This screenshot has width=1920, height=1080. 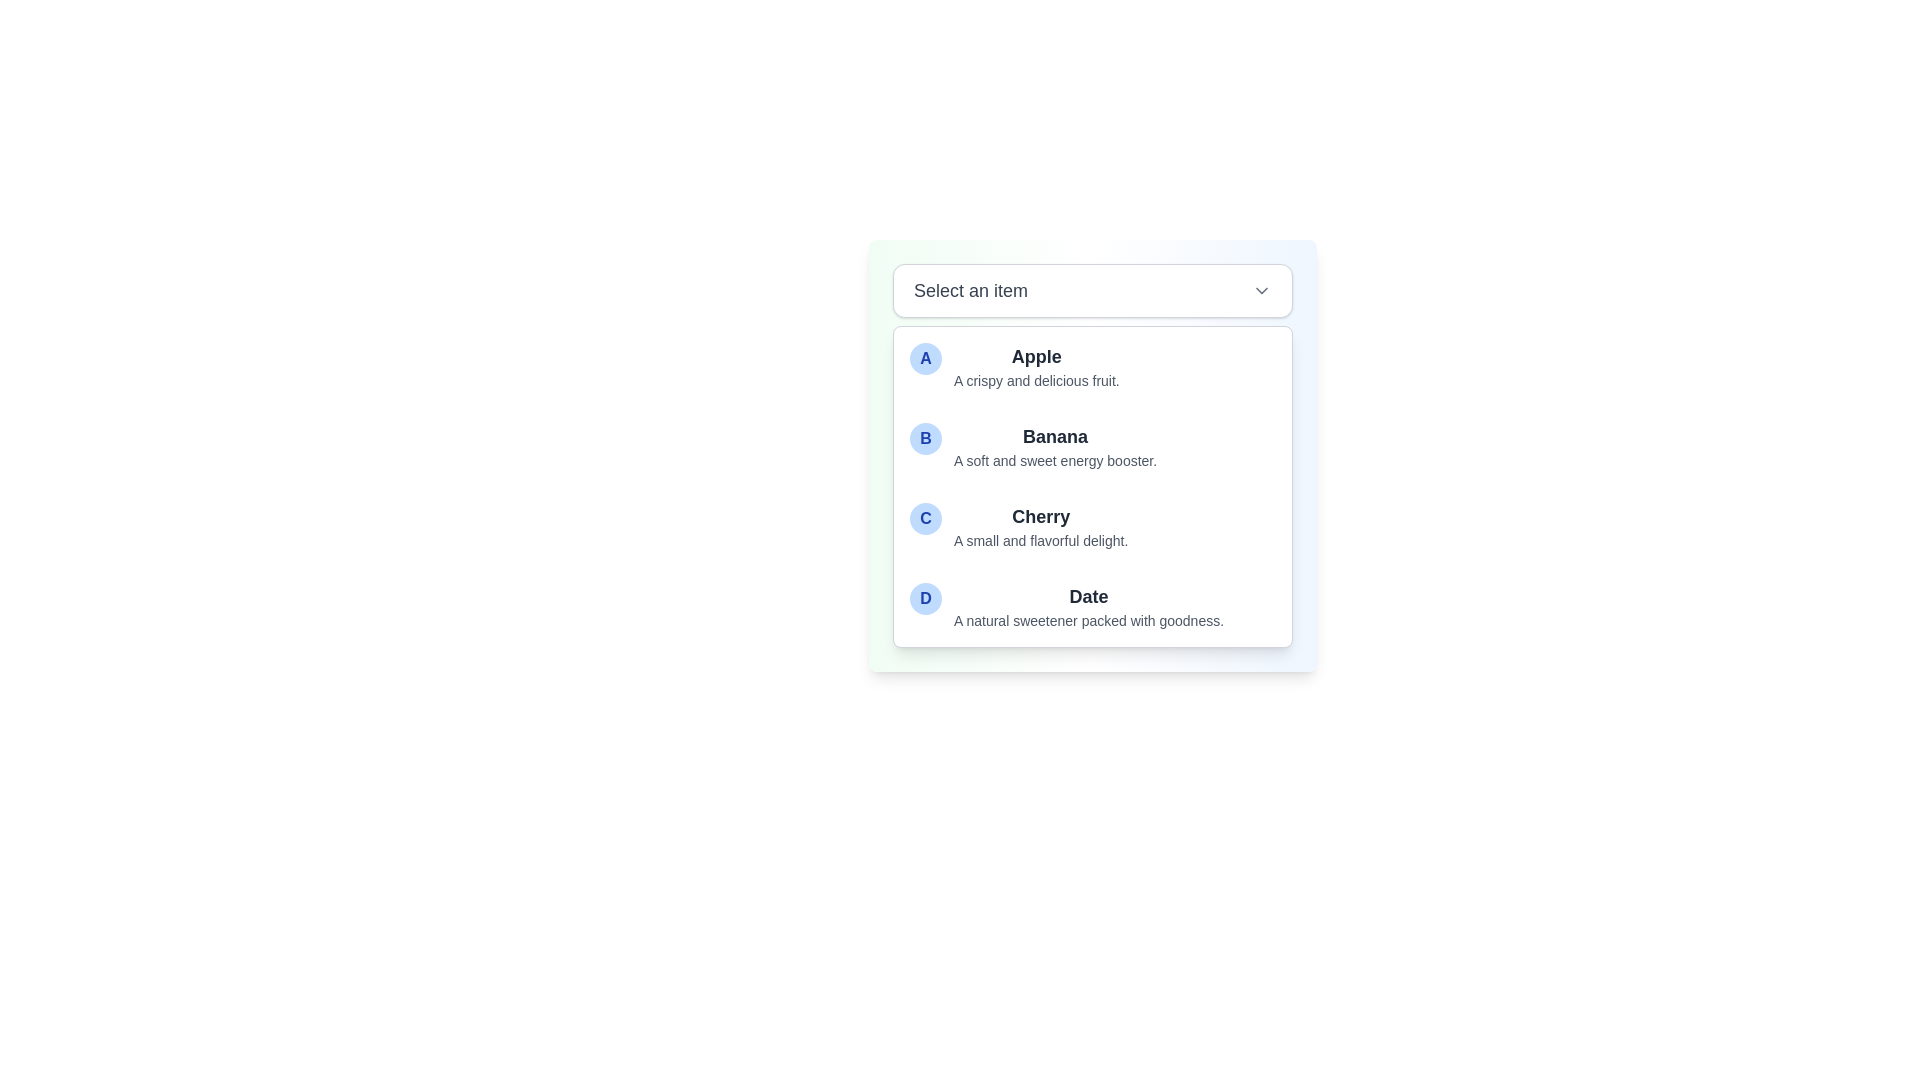 I want to click on the circular marker or badge that represents the 'Apple' item in the first row of the list, so click(x=925, y=357).